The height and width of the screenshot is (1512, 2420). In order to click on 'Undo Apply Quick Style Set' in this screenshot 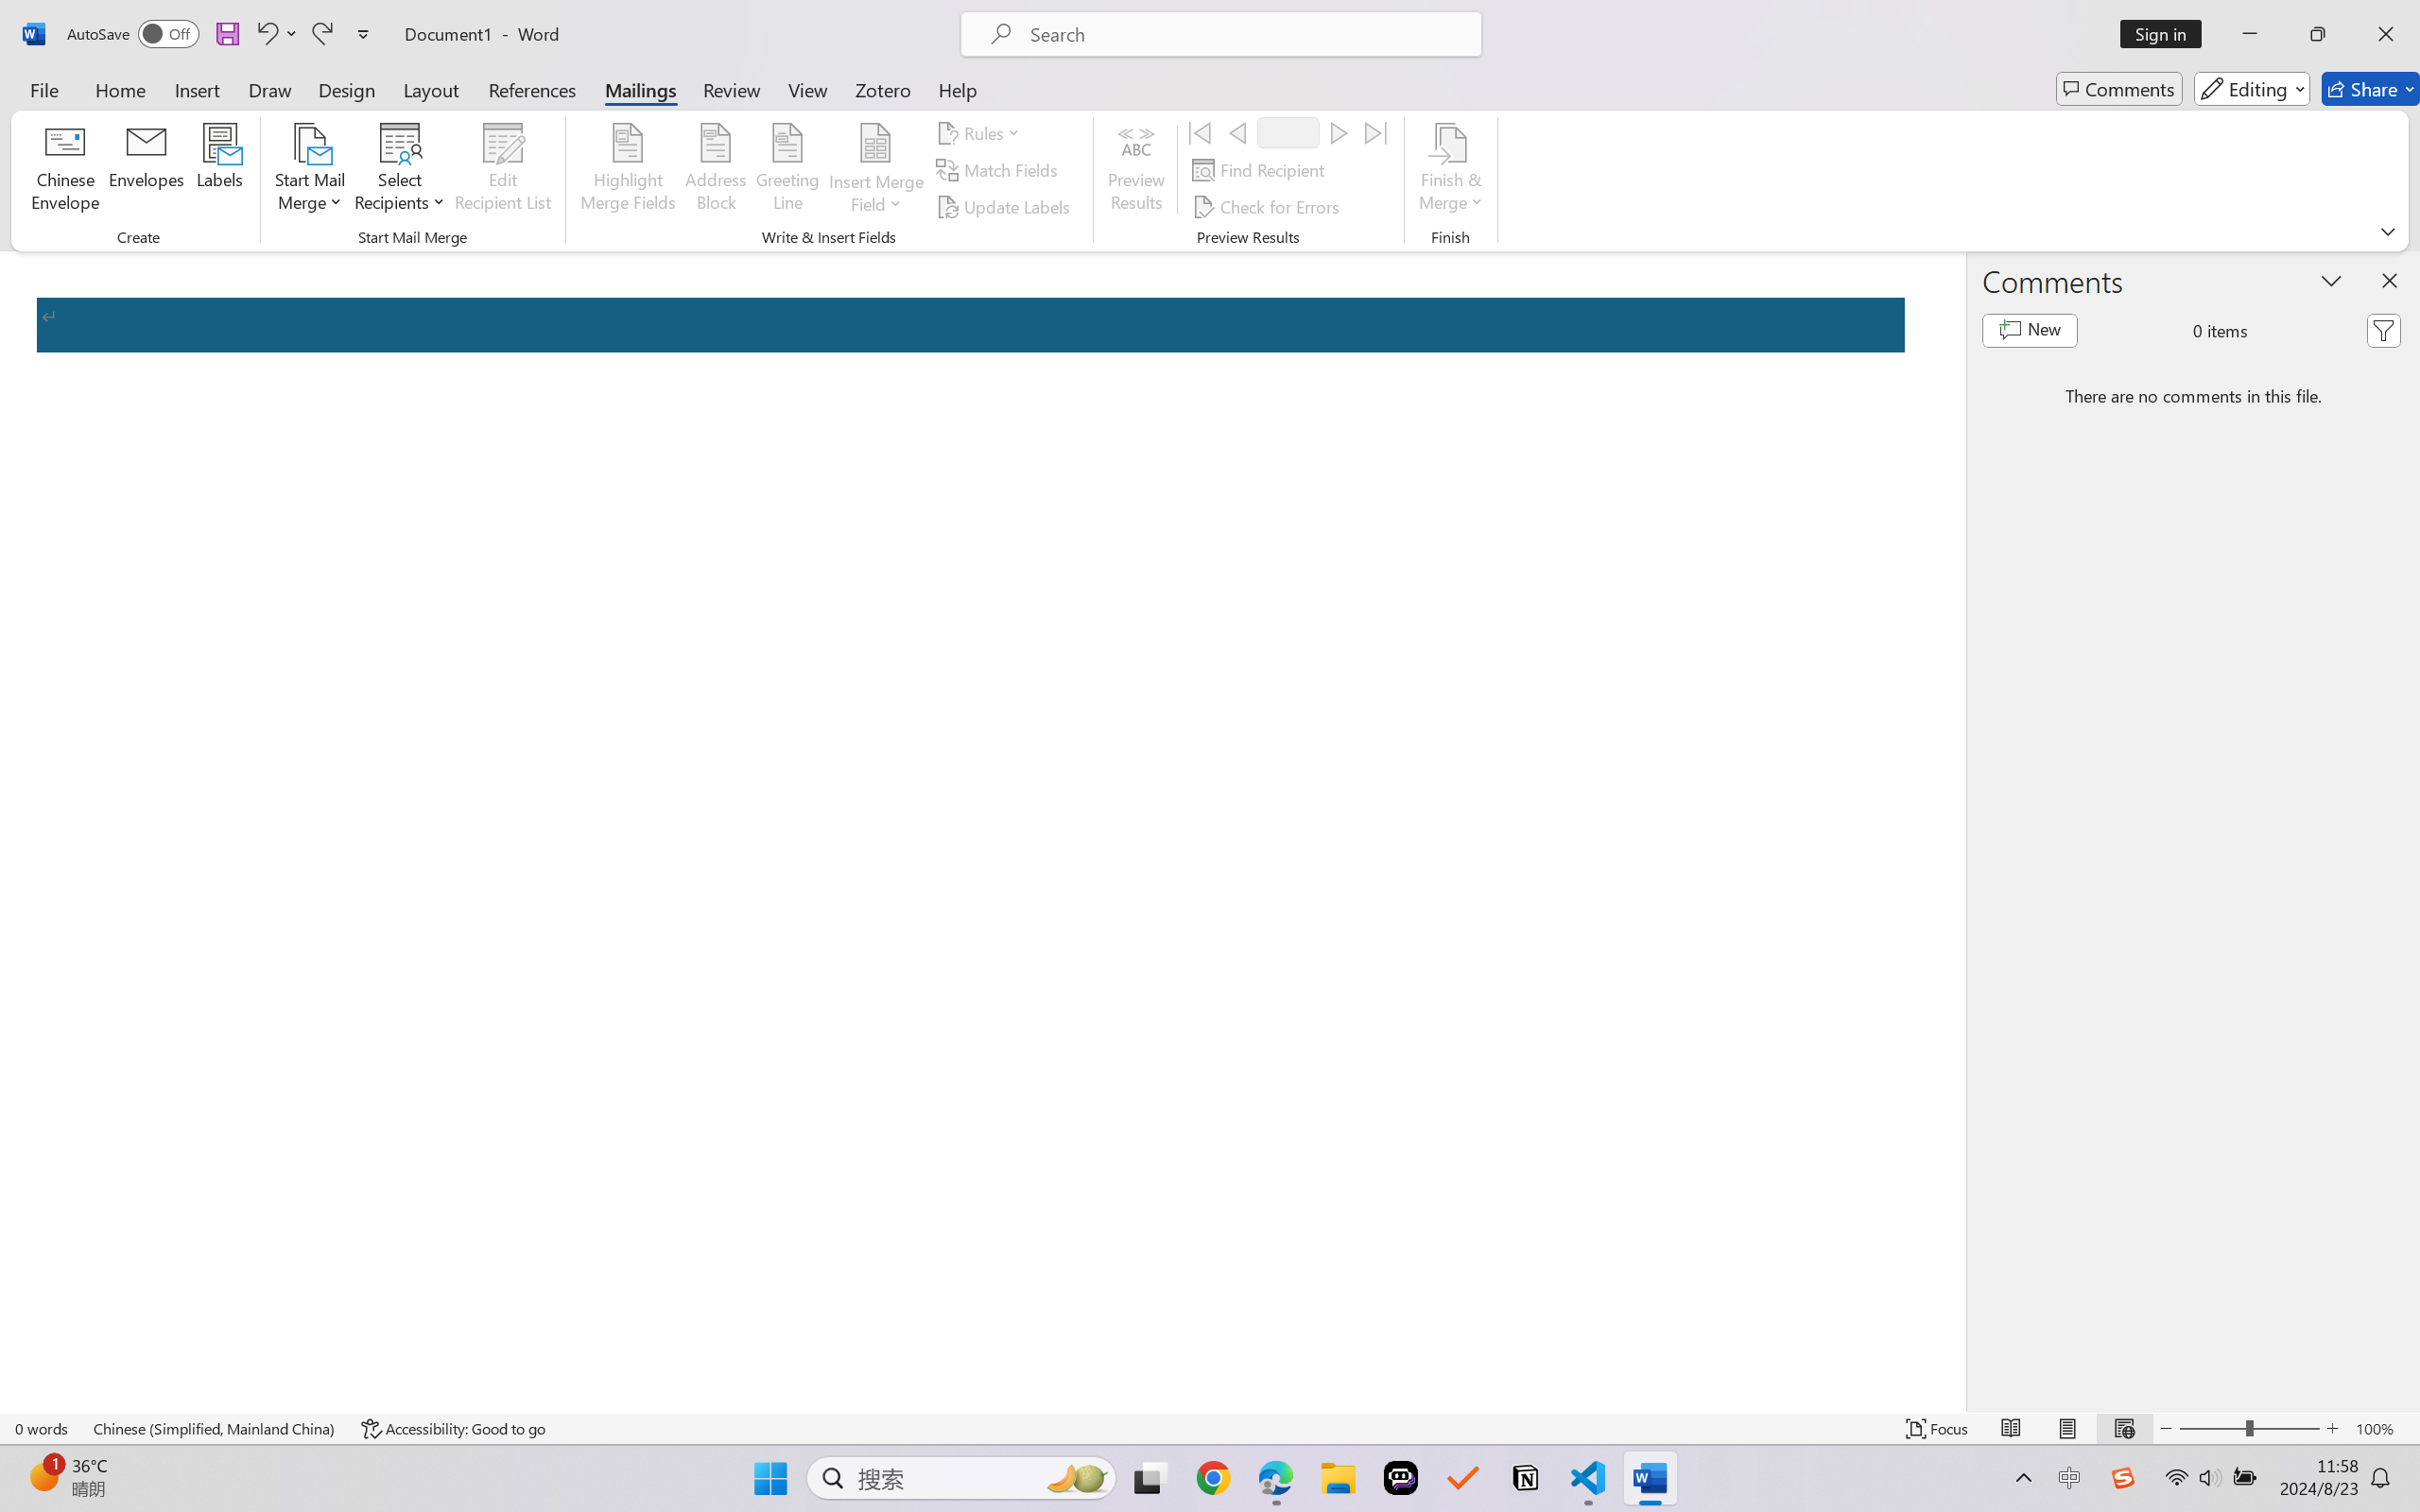, I will do `click(265, 33)`.